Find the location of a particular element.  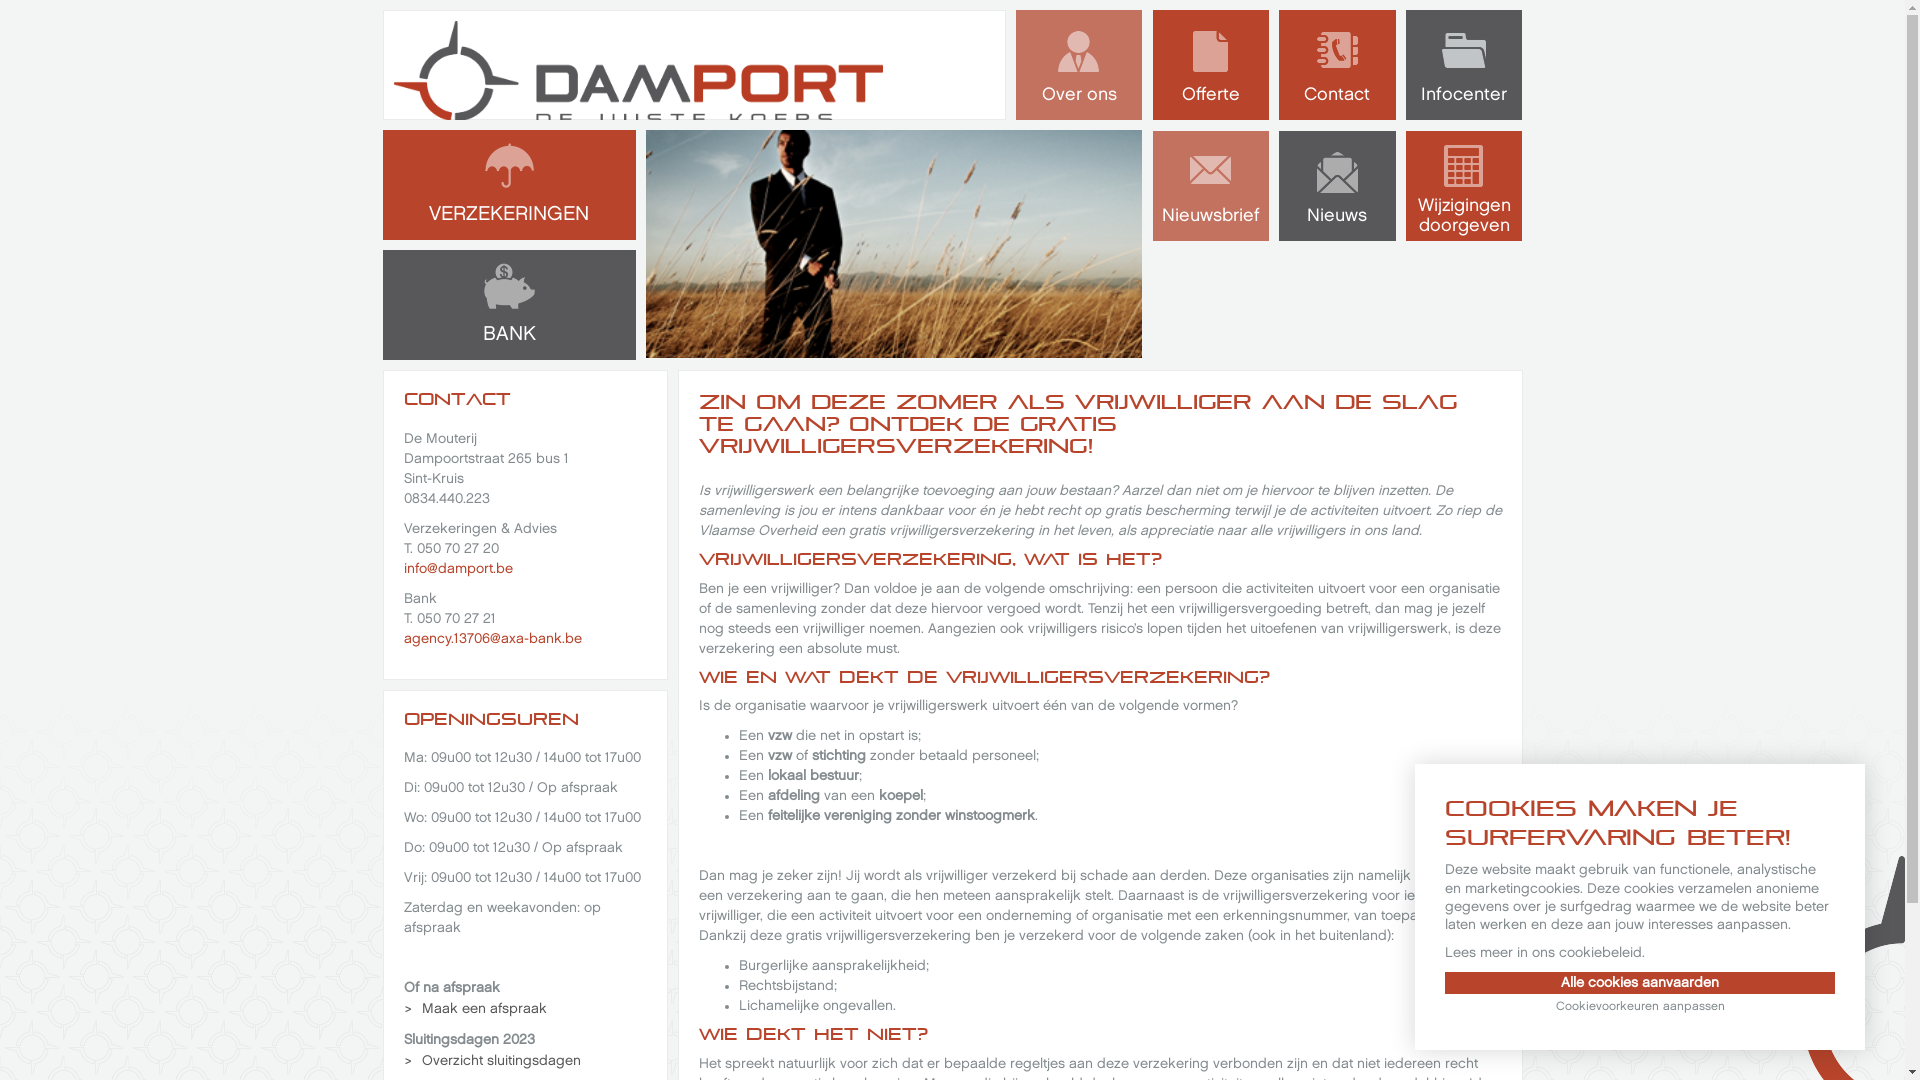

'Alle cookies aanvaarden' is located at coordinates (1640, 982).